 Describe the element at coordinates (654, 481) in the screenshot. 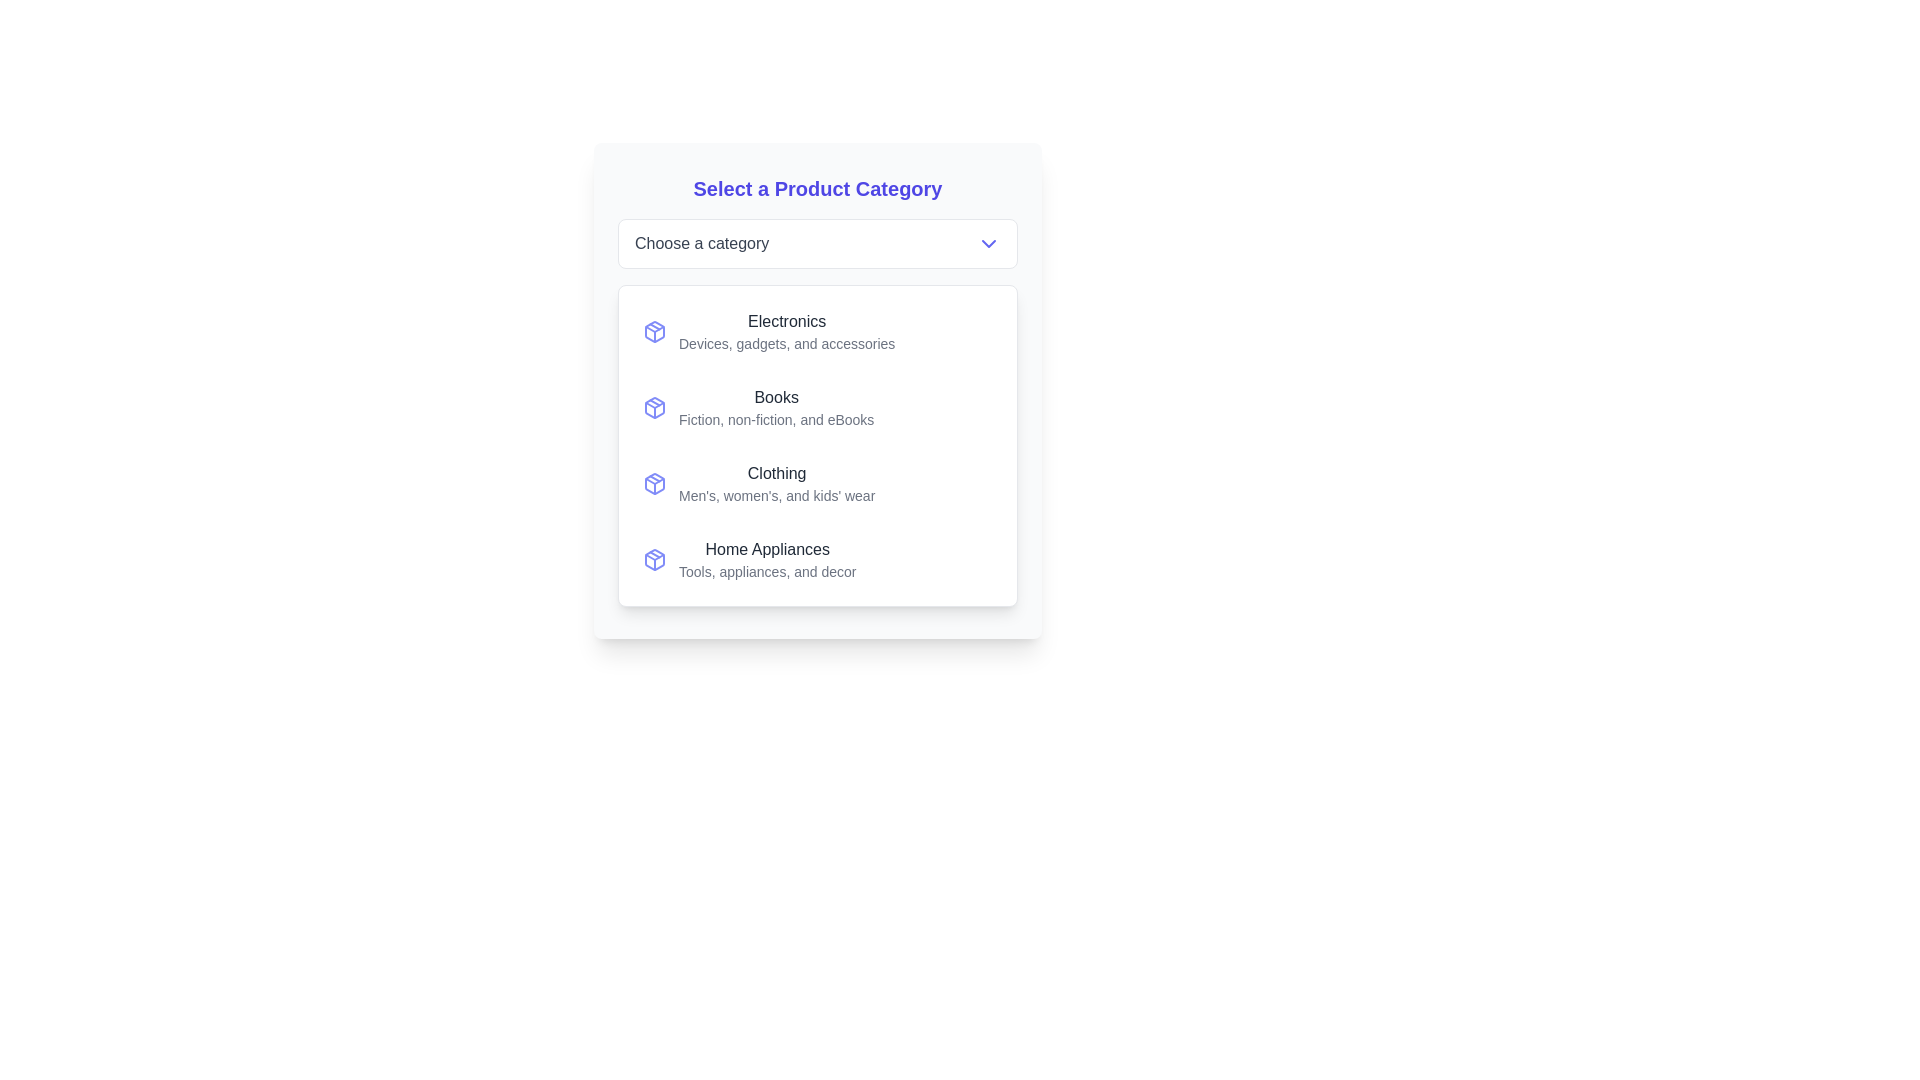

I see `the small triangular graphical icon that is part of the SVG icon to the left of the 'Clothing' list item text in the menu` at that location.